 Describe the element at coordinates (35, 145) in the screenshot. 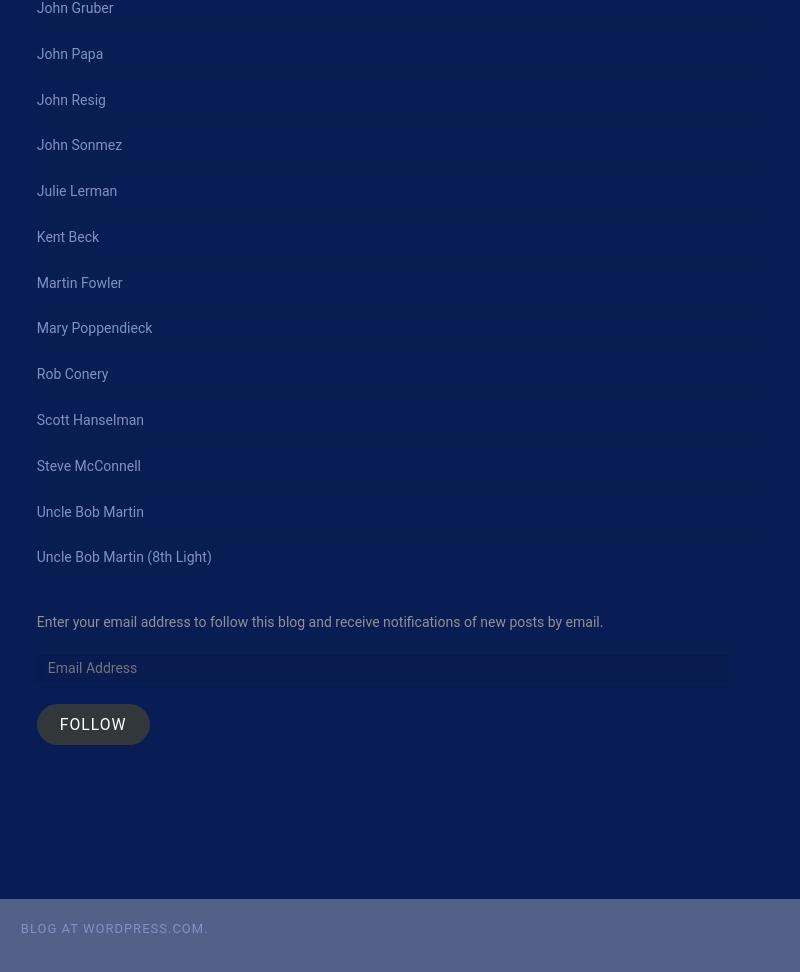

I see `'John Sonmez'` at that location.